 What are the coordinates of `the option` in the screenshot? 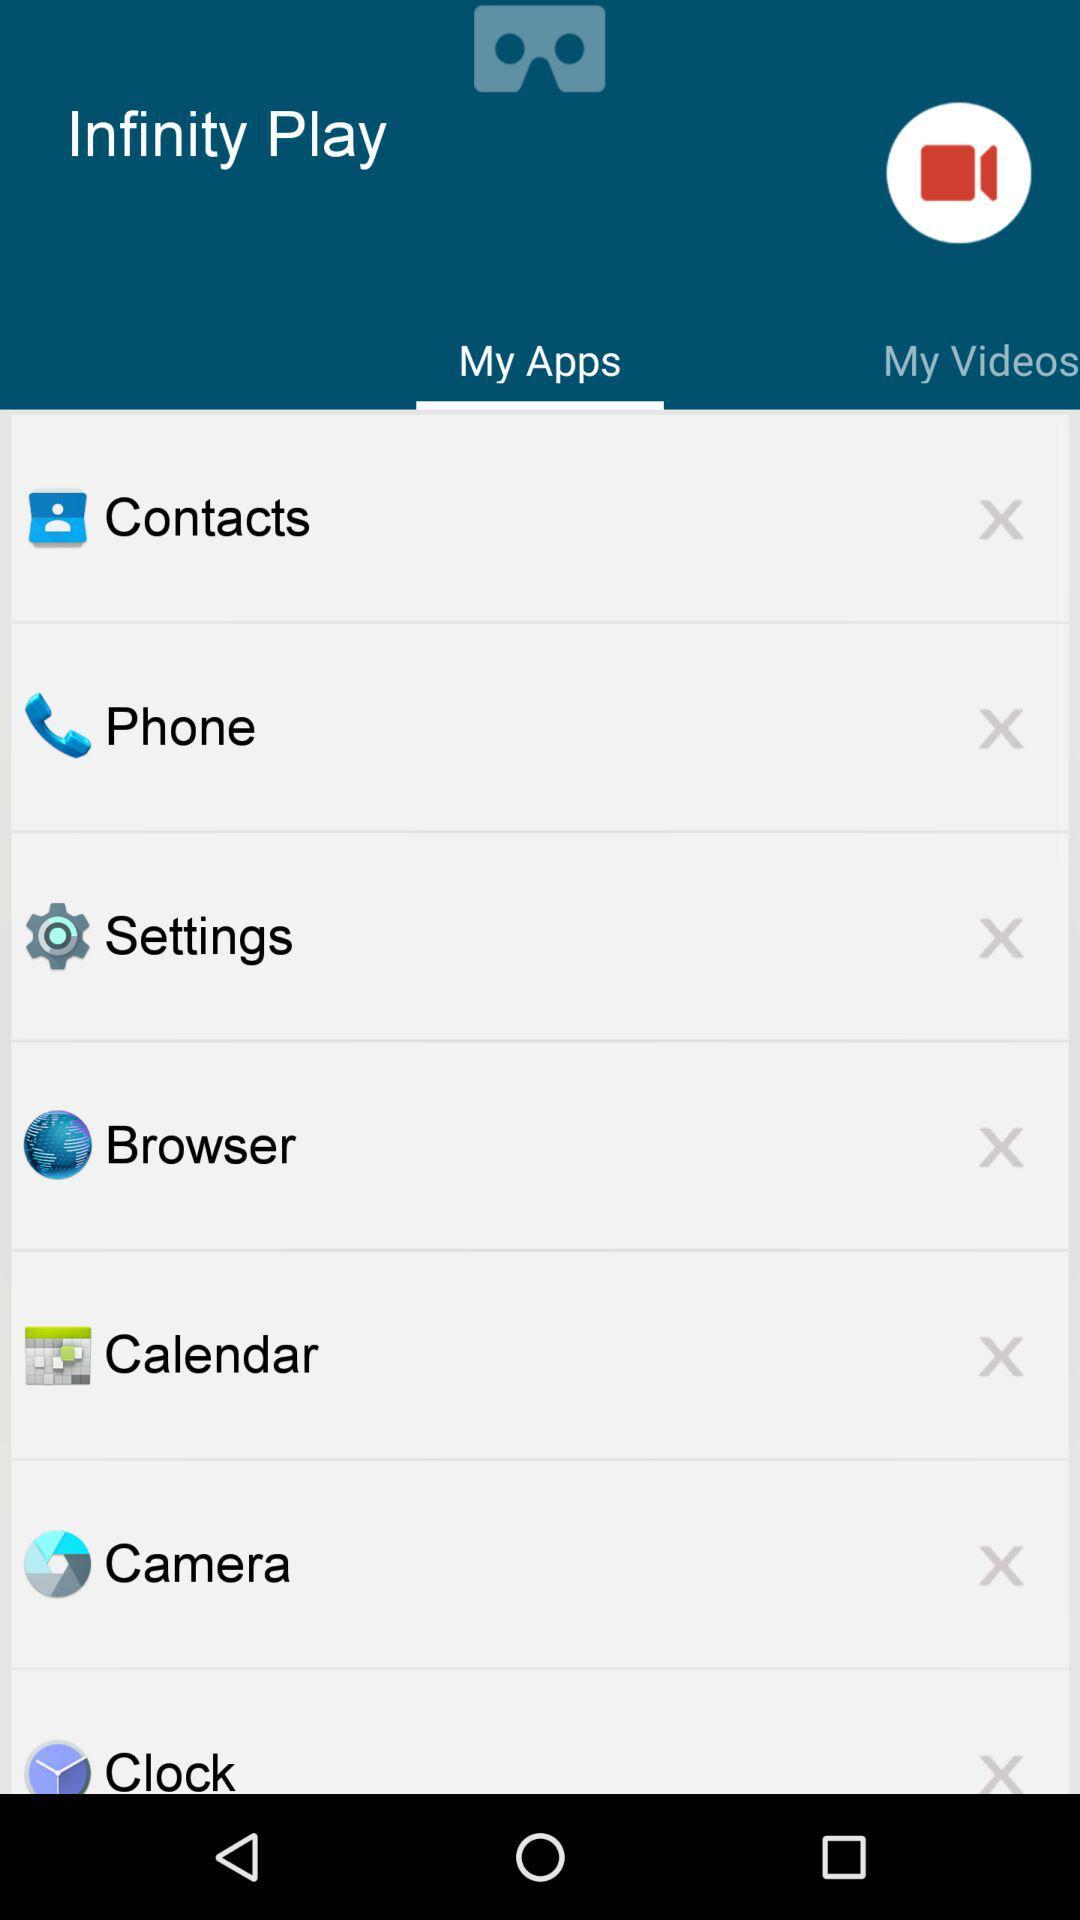 It's located at (1001, 1563).